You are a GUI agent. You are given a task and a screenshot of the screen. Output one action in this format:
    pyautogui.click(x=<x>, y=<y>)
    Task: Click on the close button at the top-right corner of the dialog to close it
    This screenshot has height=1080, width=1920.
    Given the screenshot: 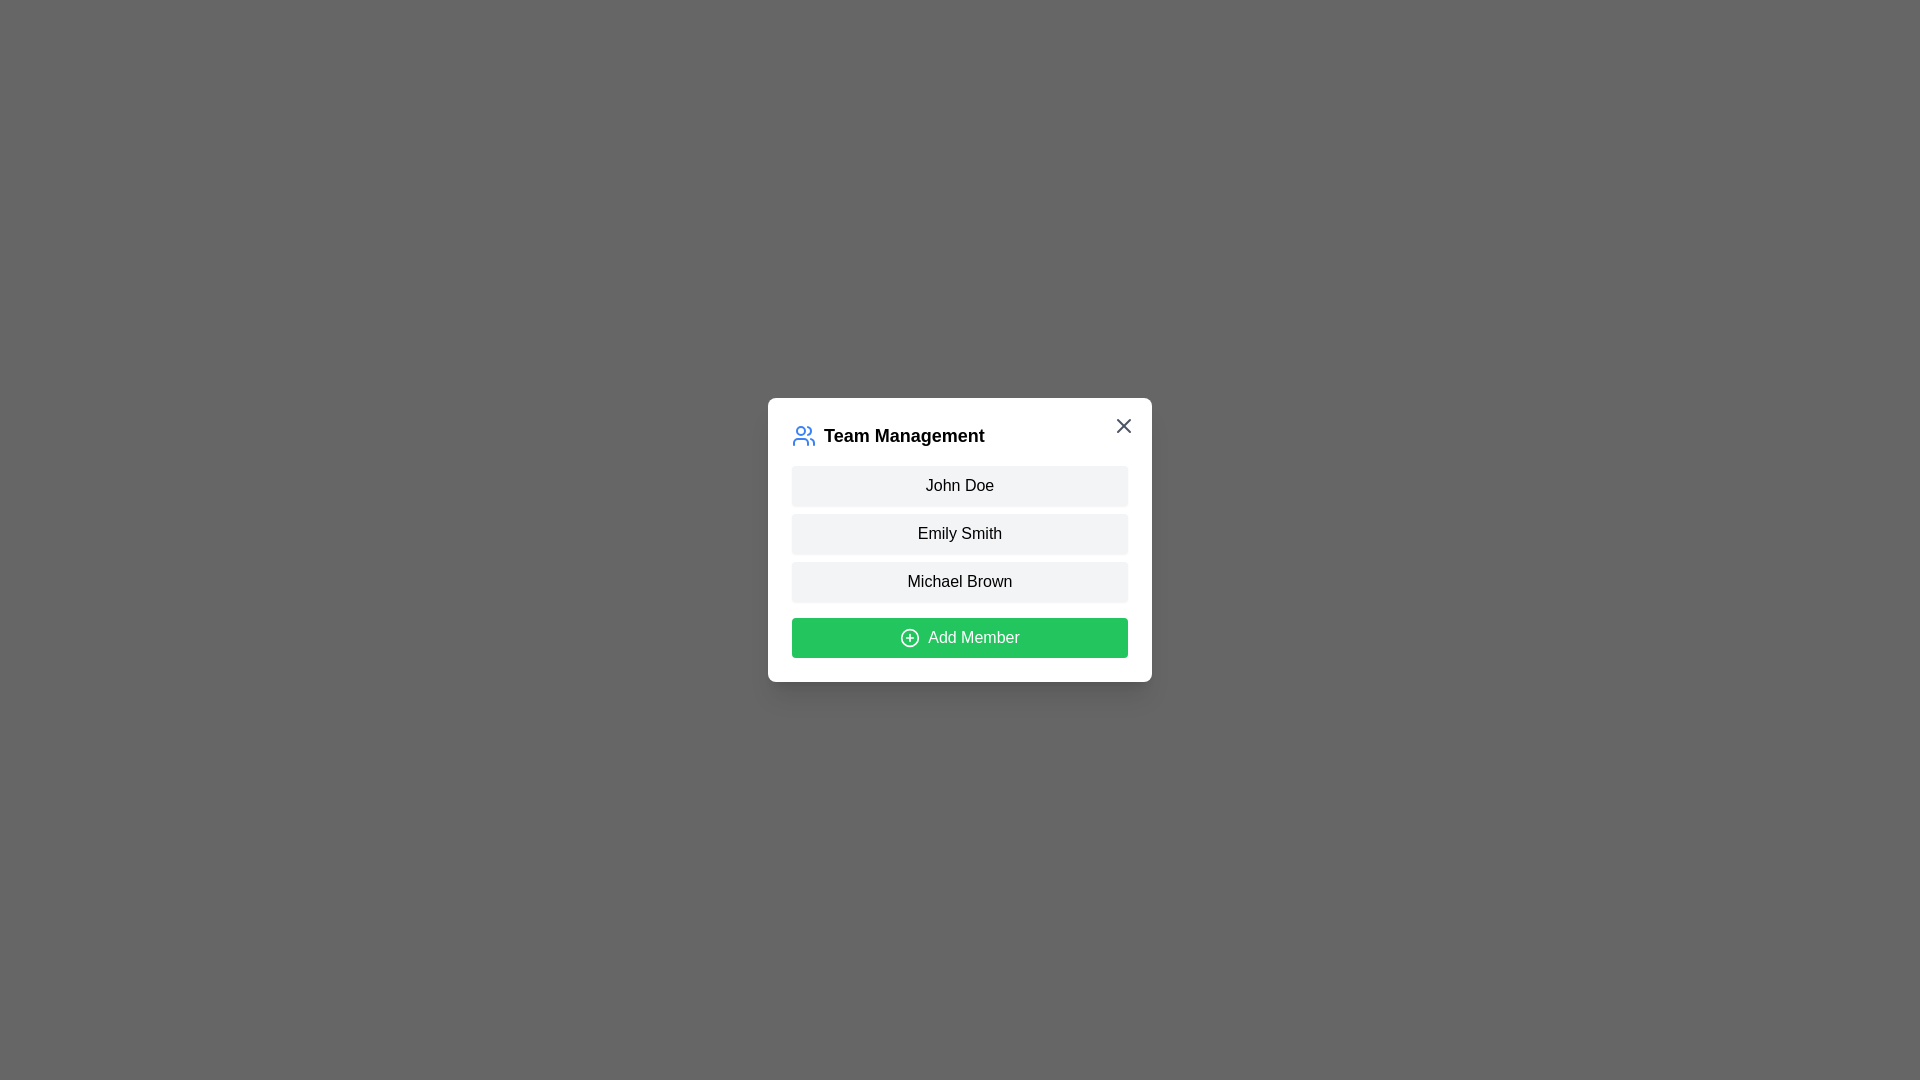 What is the action you would take?
    pyautogui.click(x=1123, y=424)
    